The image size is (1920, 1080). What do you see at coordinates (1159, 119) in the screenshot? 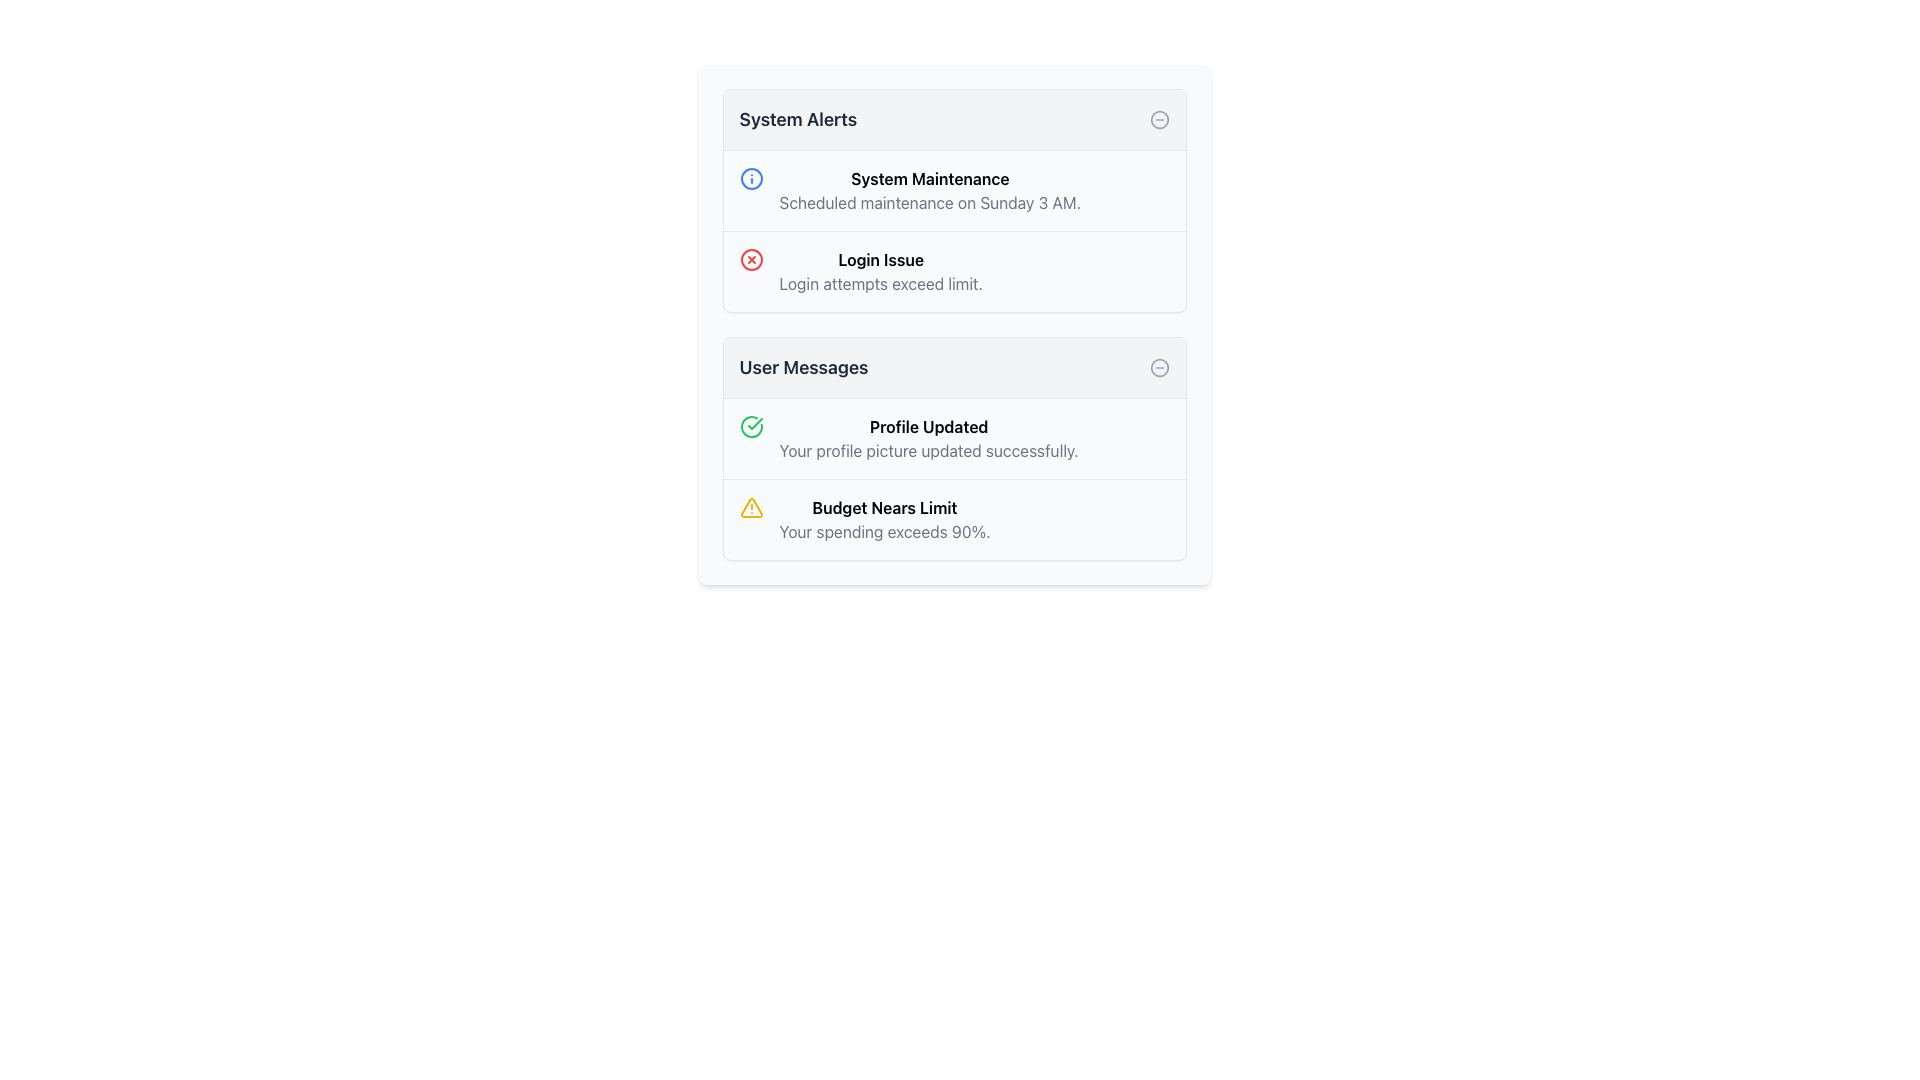
I see `the minus symbol represented by the SVG circle located in the top-right corner of the 'System Alerts' section` at bounding box center [1159, 119].